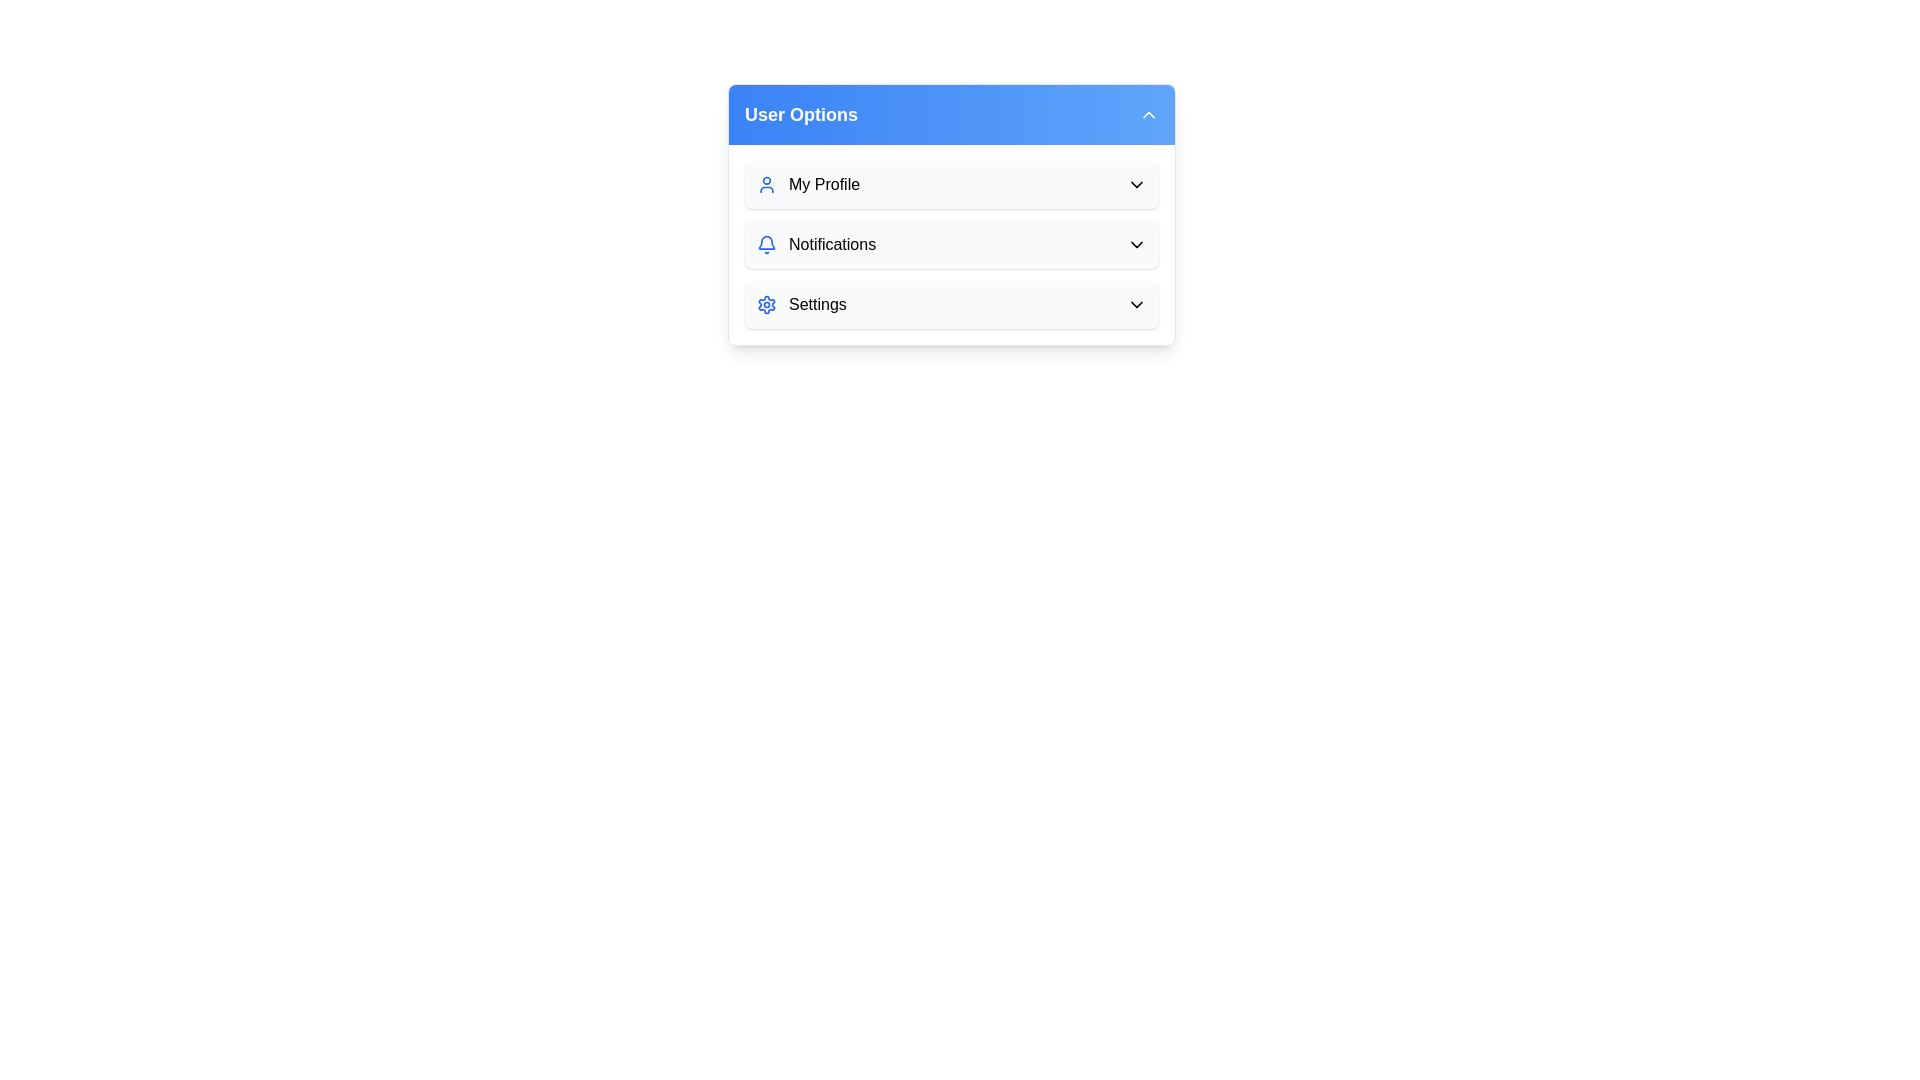 This screenshot has height=1080, width=1920. Describe the element at coordinates (766, 304) in the screenshot. I see `the settings icon located in the 'User Options' menu, positioned towards the left side of the 'Settings' row` at that location.